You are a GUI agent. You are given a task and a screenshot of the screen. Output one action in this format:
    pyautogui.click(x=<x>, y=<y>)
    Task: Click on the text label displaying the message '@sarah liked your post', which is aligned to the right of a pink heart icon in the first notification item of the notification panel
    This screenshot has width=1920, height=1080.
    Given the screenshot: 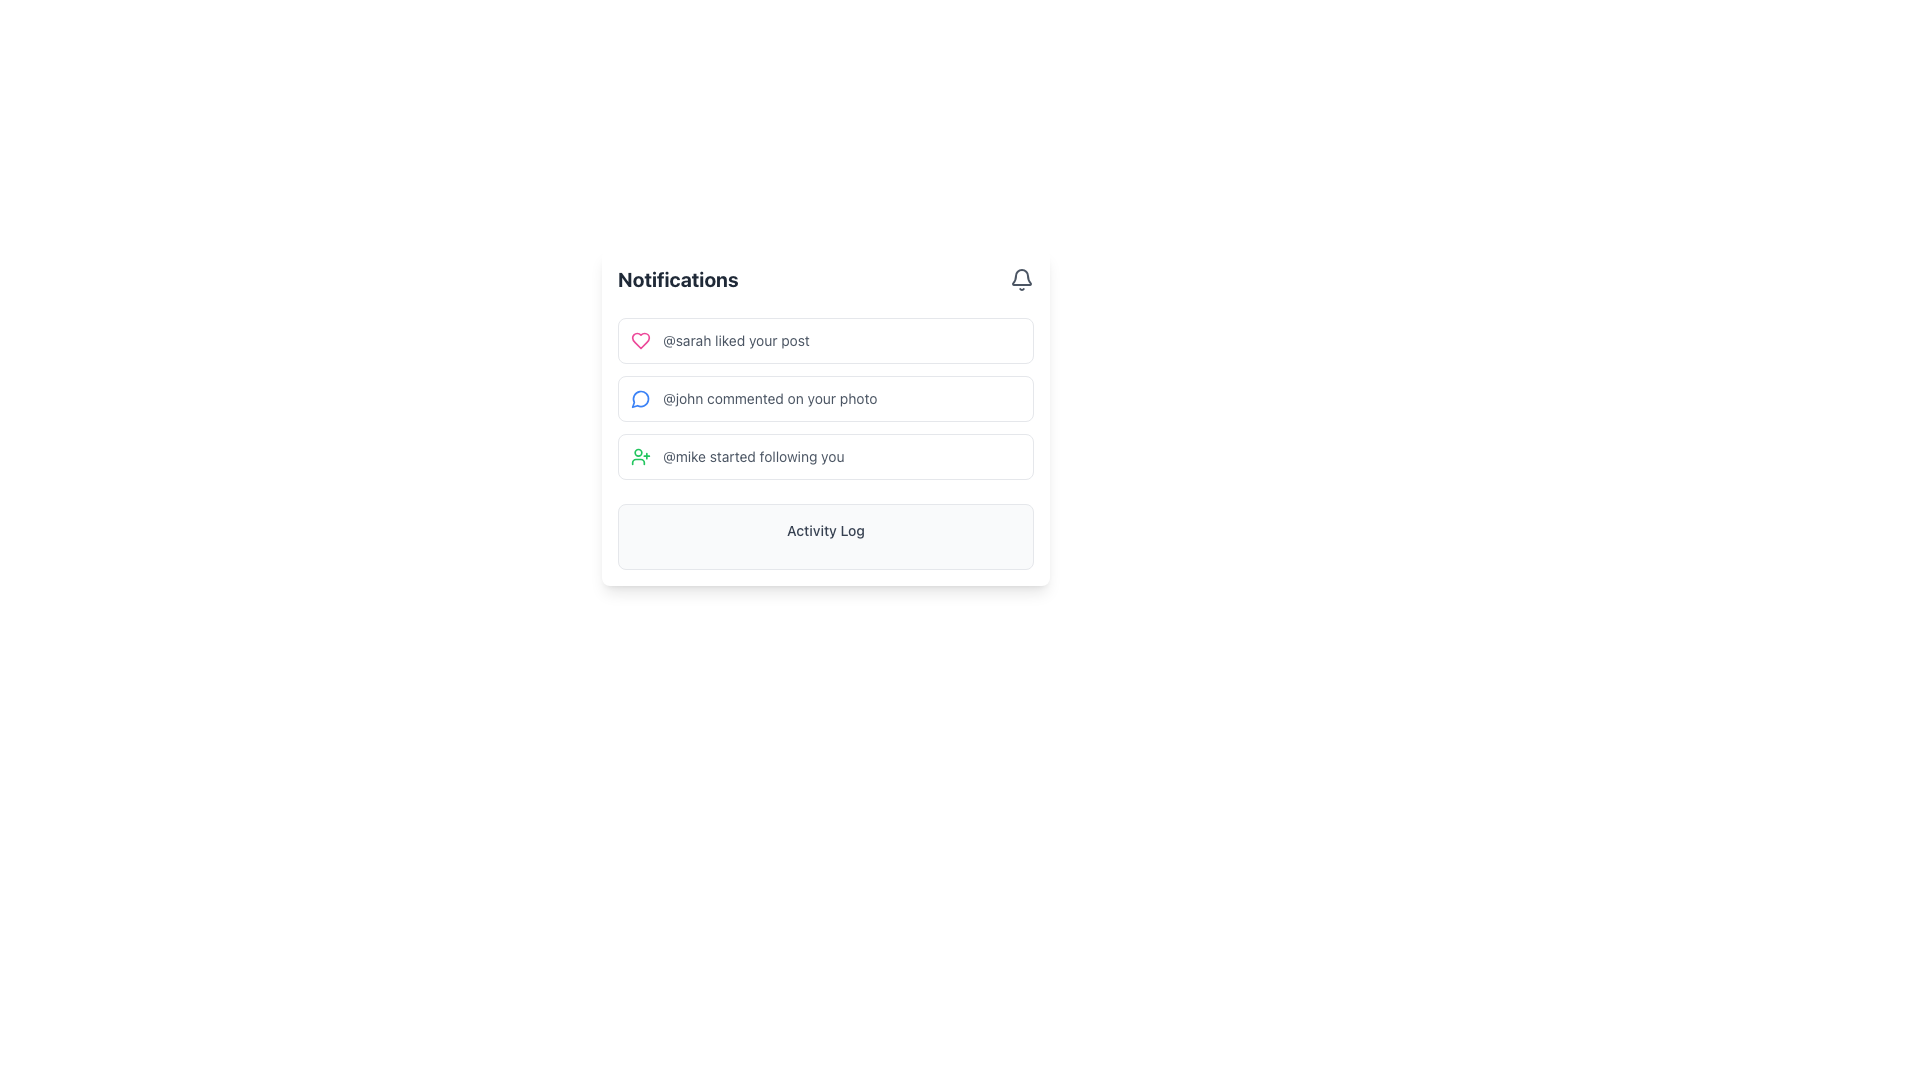 What is the action you would take?
    pyautogui.click(x=735, y=339)
    